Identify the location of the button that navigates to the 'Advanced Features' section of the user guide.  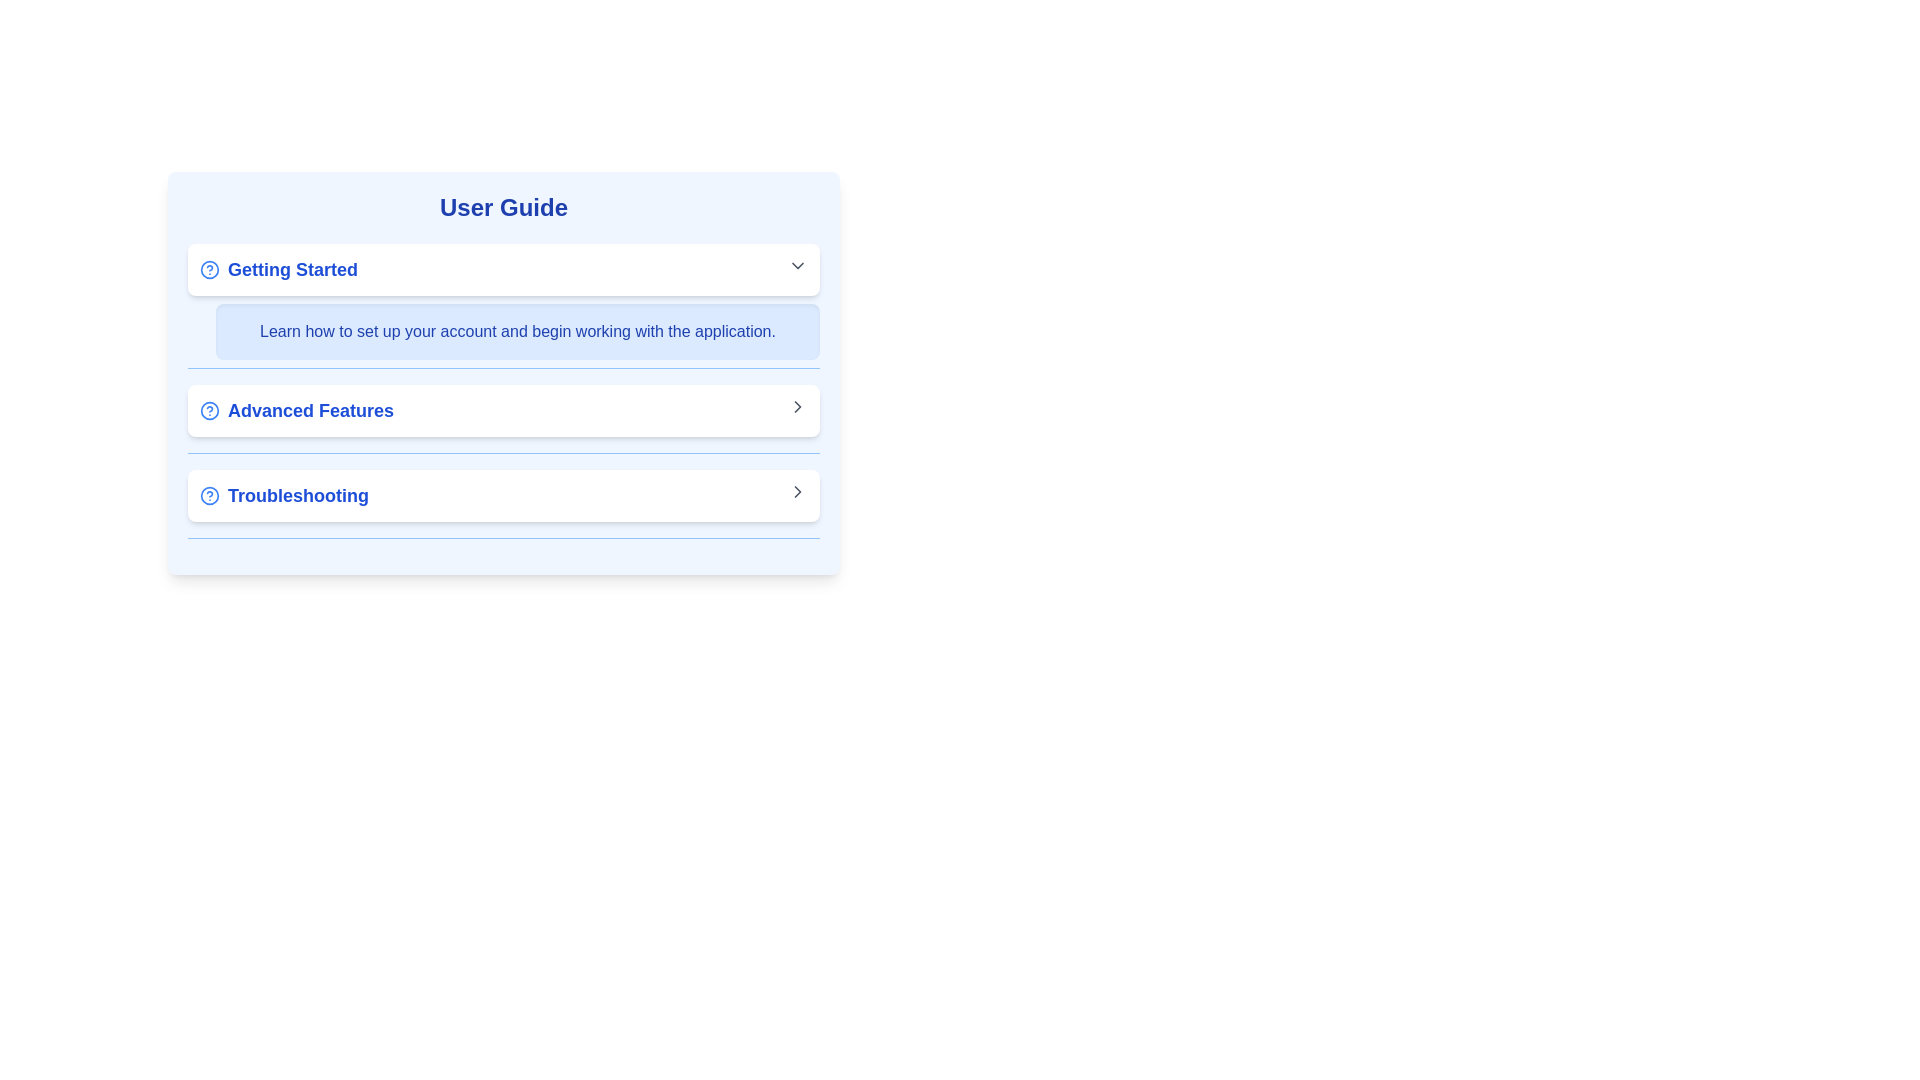
(504, 410).